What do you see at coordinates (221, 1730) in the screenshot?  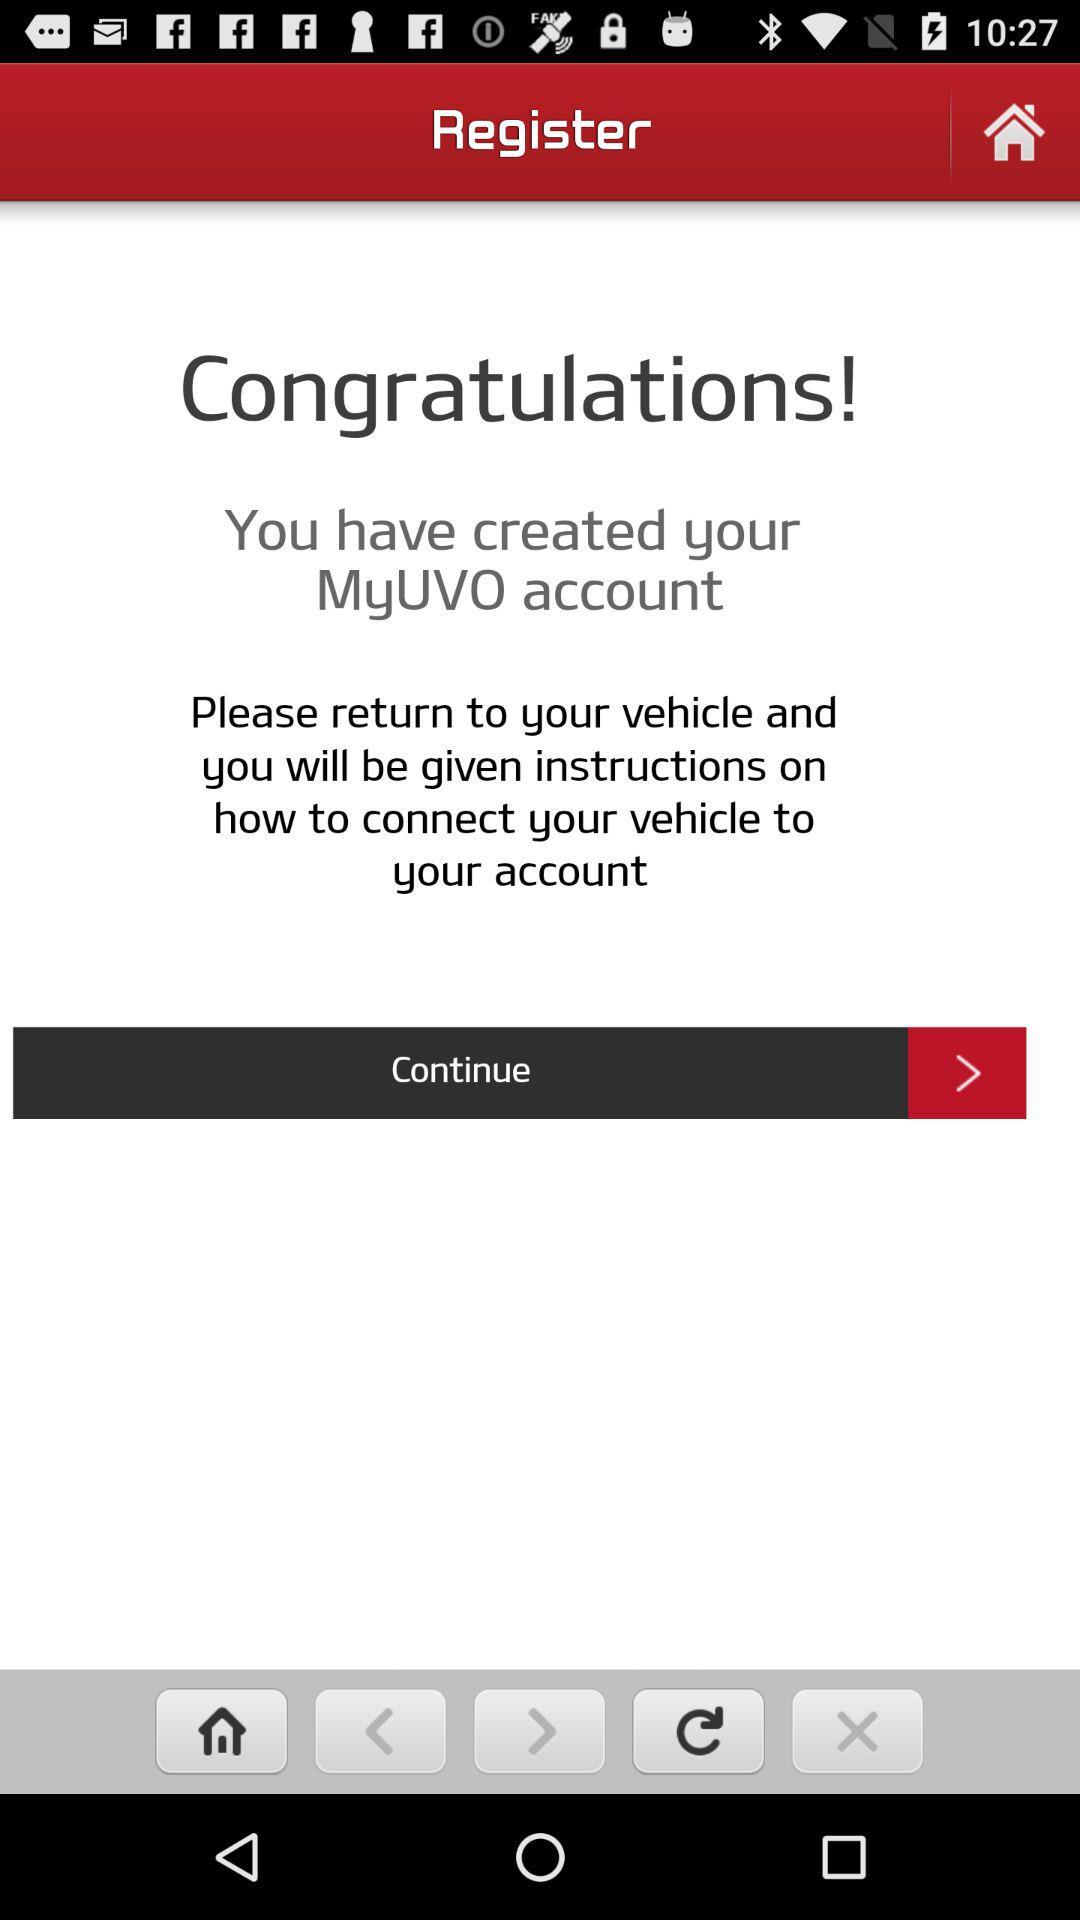 I see `home button` at bounding box center [221, 1730].